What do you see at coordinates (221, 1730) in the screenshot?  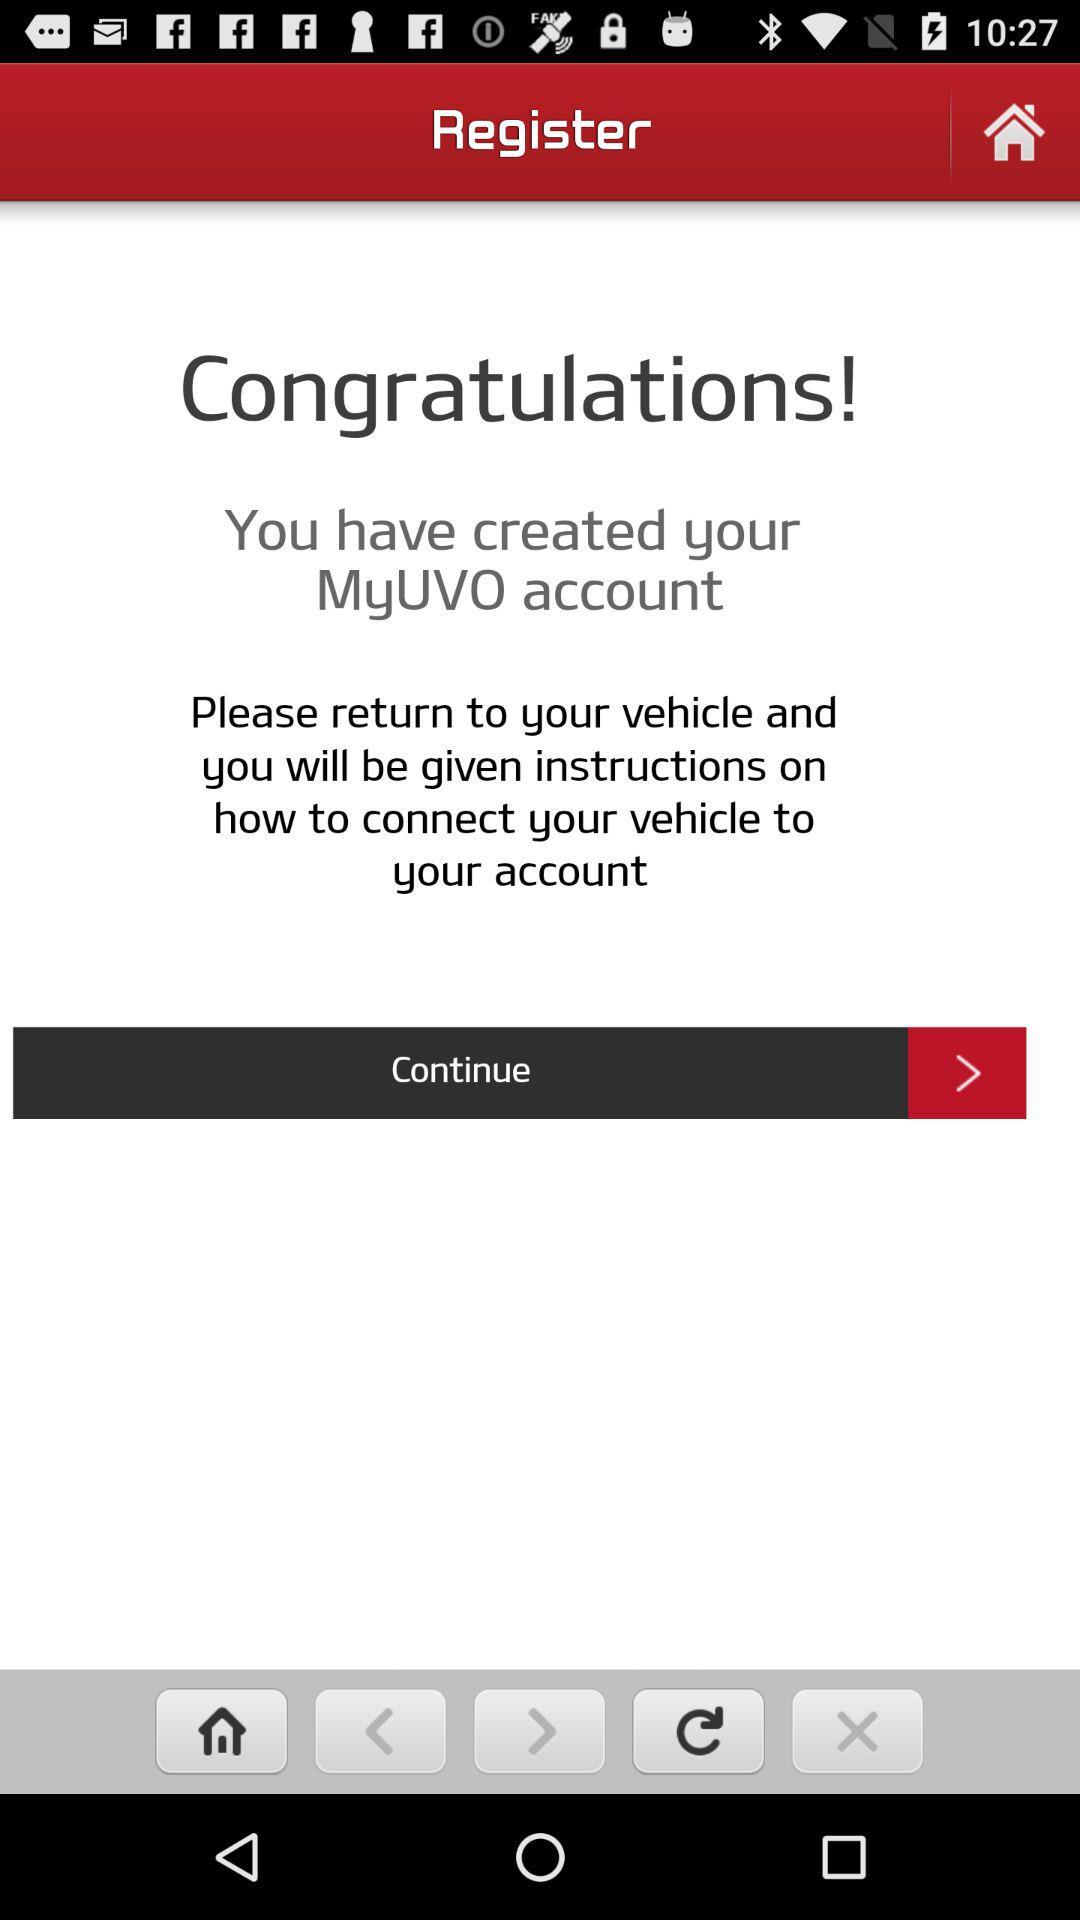 I see `home button` at bounding box center [221, 1730].